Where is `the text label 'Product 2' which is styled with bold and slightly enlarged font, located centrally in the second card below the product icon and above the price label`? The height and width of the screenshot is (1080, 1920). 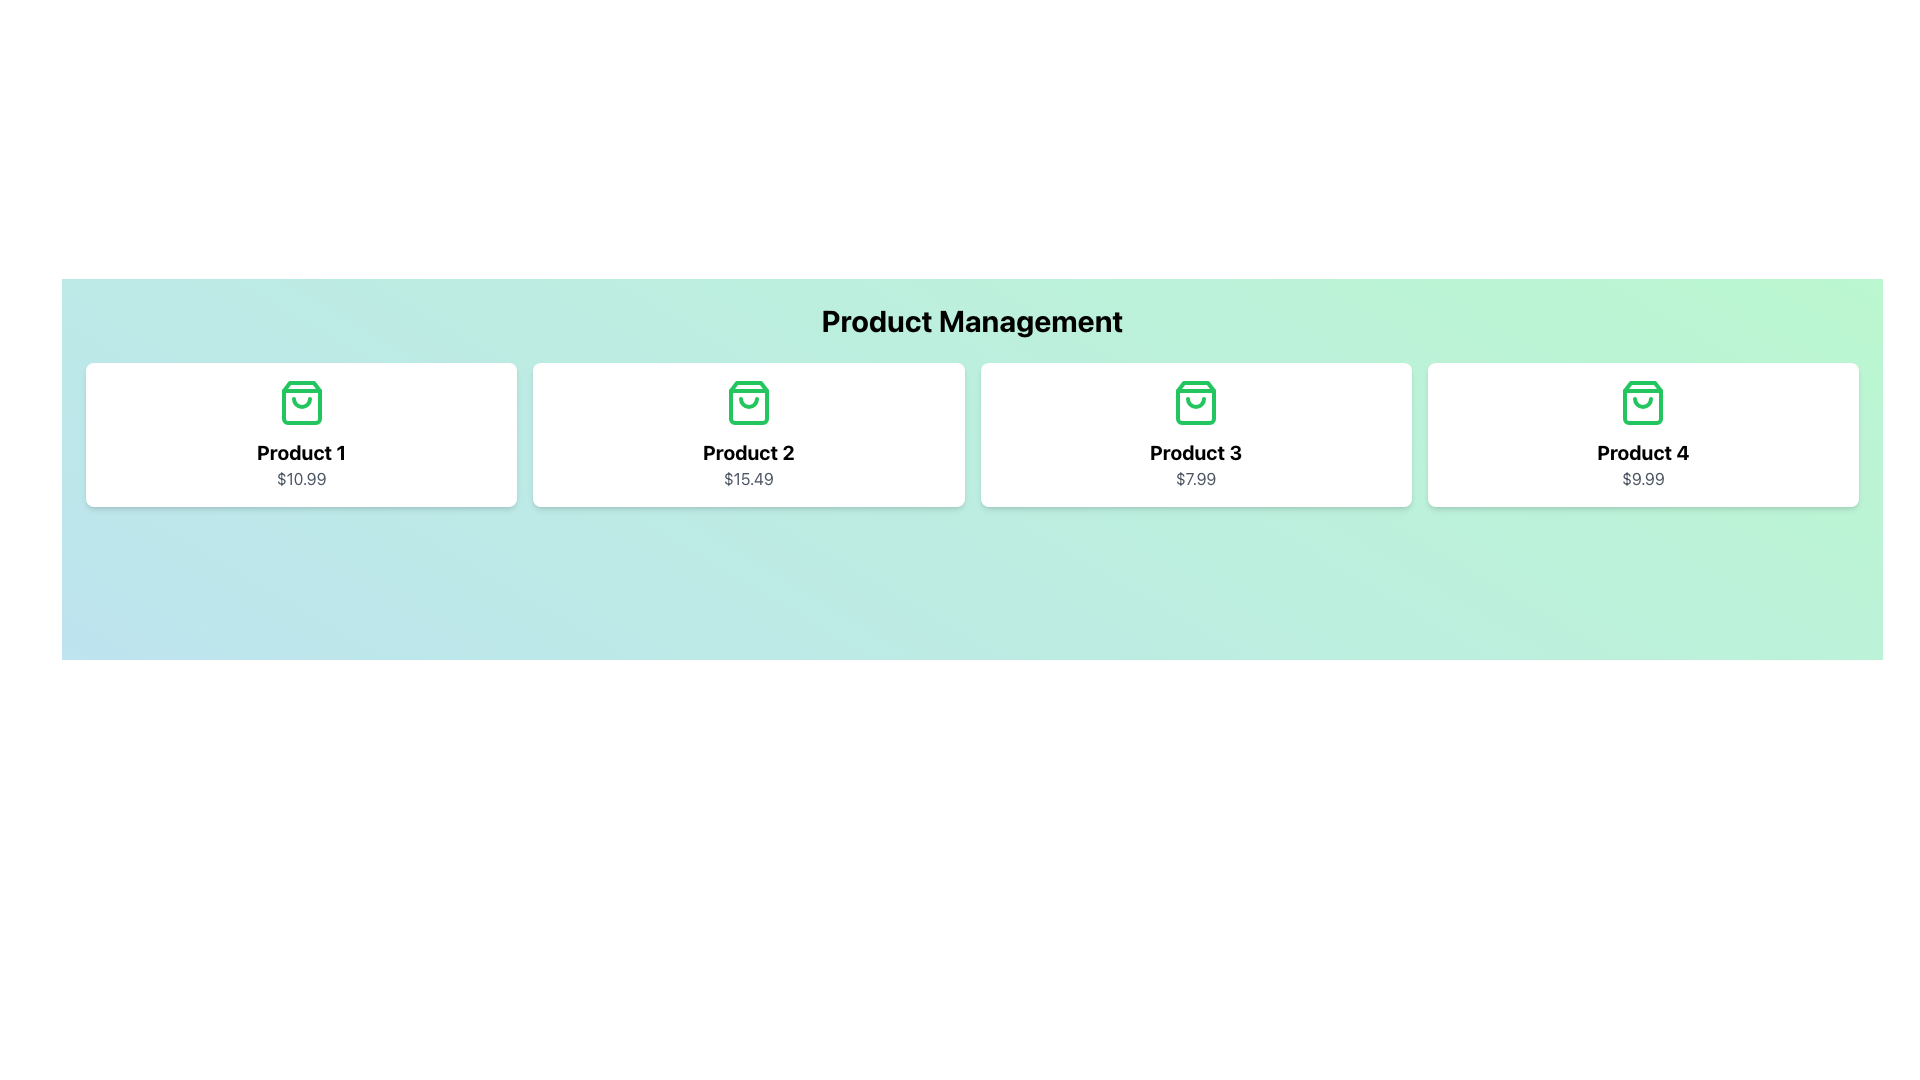
the text label 'Product 2' which is styled with bold and slightly enlarged font, located centrally in the second card below the product icon and above the price label is located at coordinates (747, 452).